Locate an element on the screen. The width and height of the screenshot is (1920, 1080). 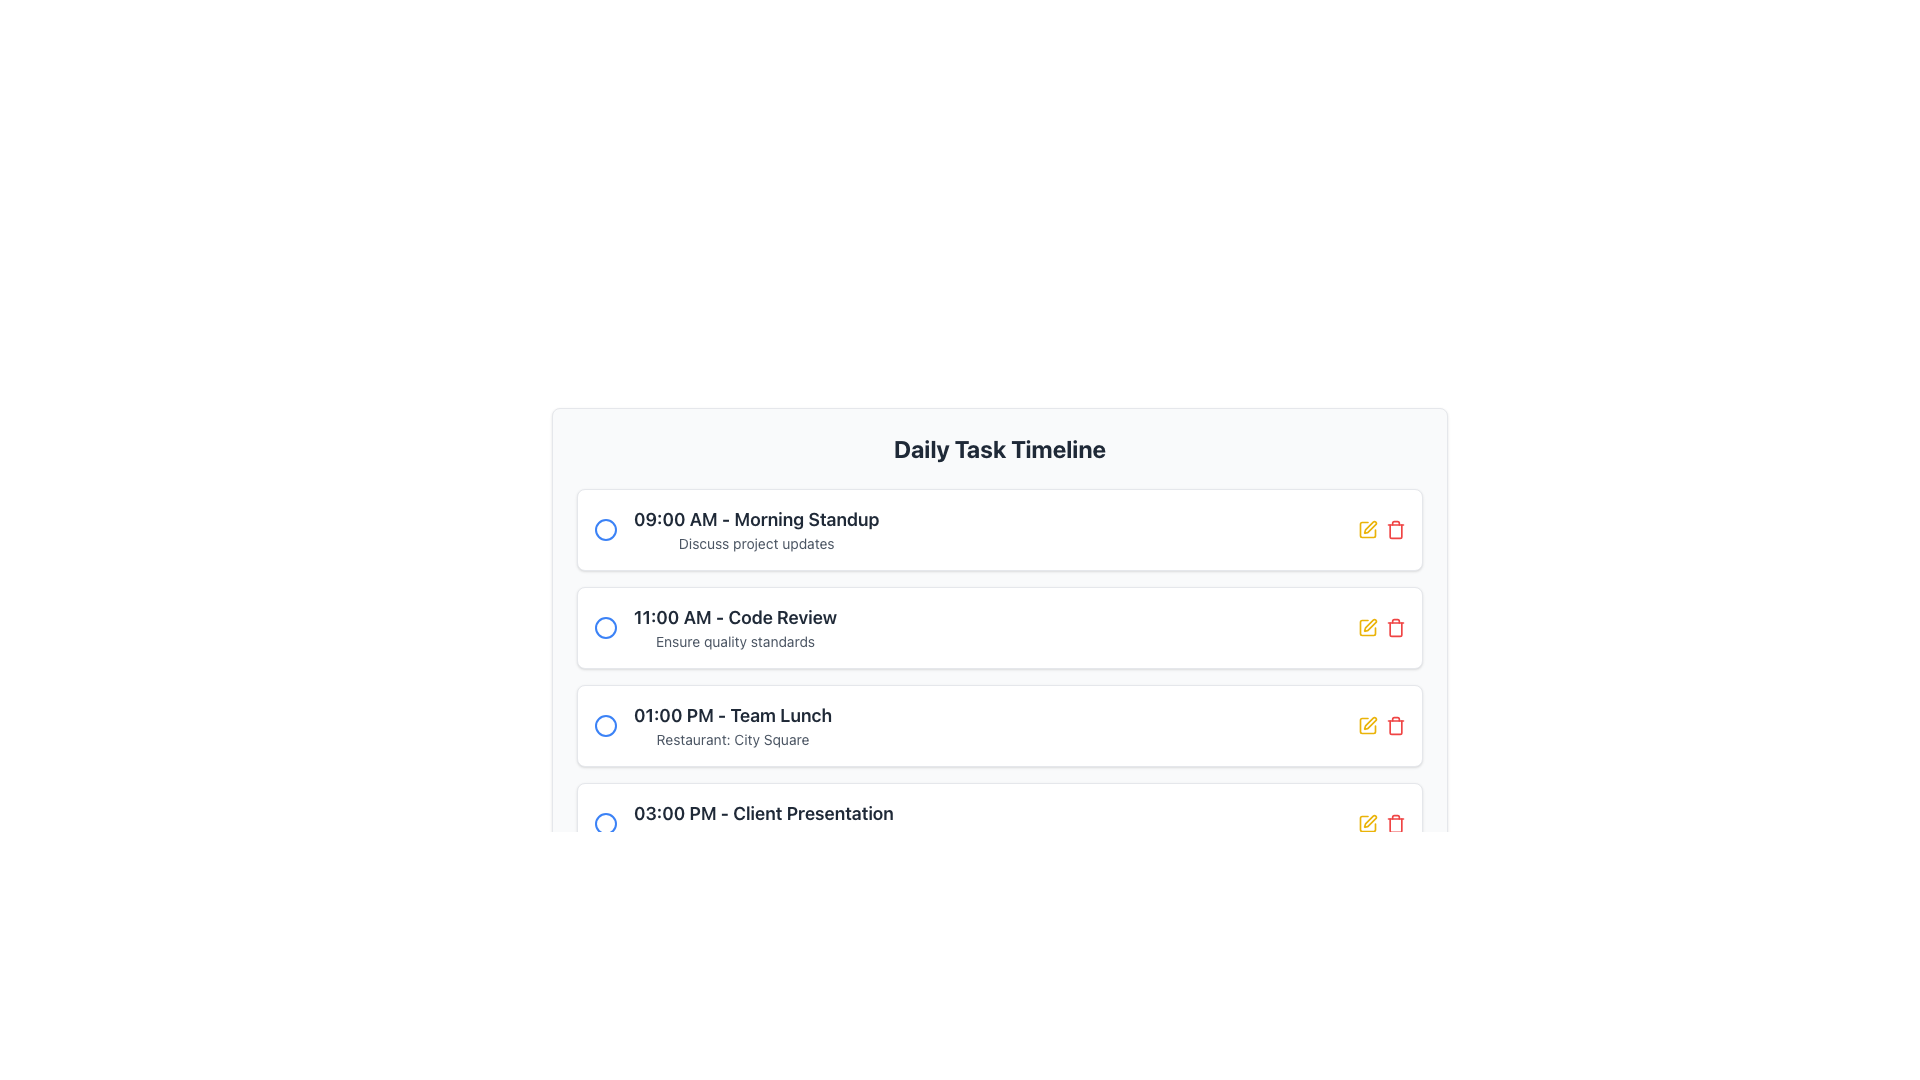
the text label displaying '09:00 AM - Morning Standup', which is styled in bold, large dark gray font and serves as the title for the first task entry in the Daily Task Timeline is located at coordinates (755, 519).